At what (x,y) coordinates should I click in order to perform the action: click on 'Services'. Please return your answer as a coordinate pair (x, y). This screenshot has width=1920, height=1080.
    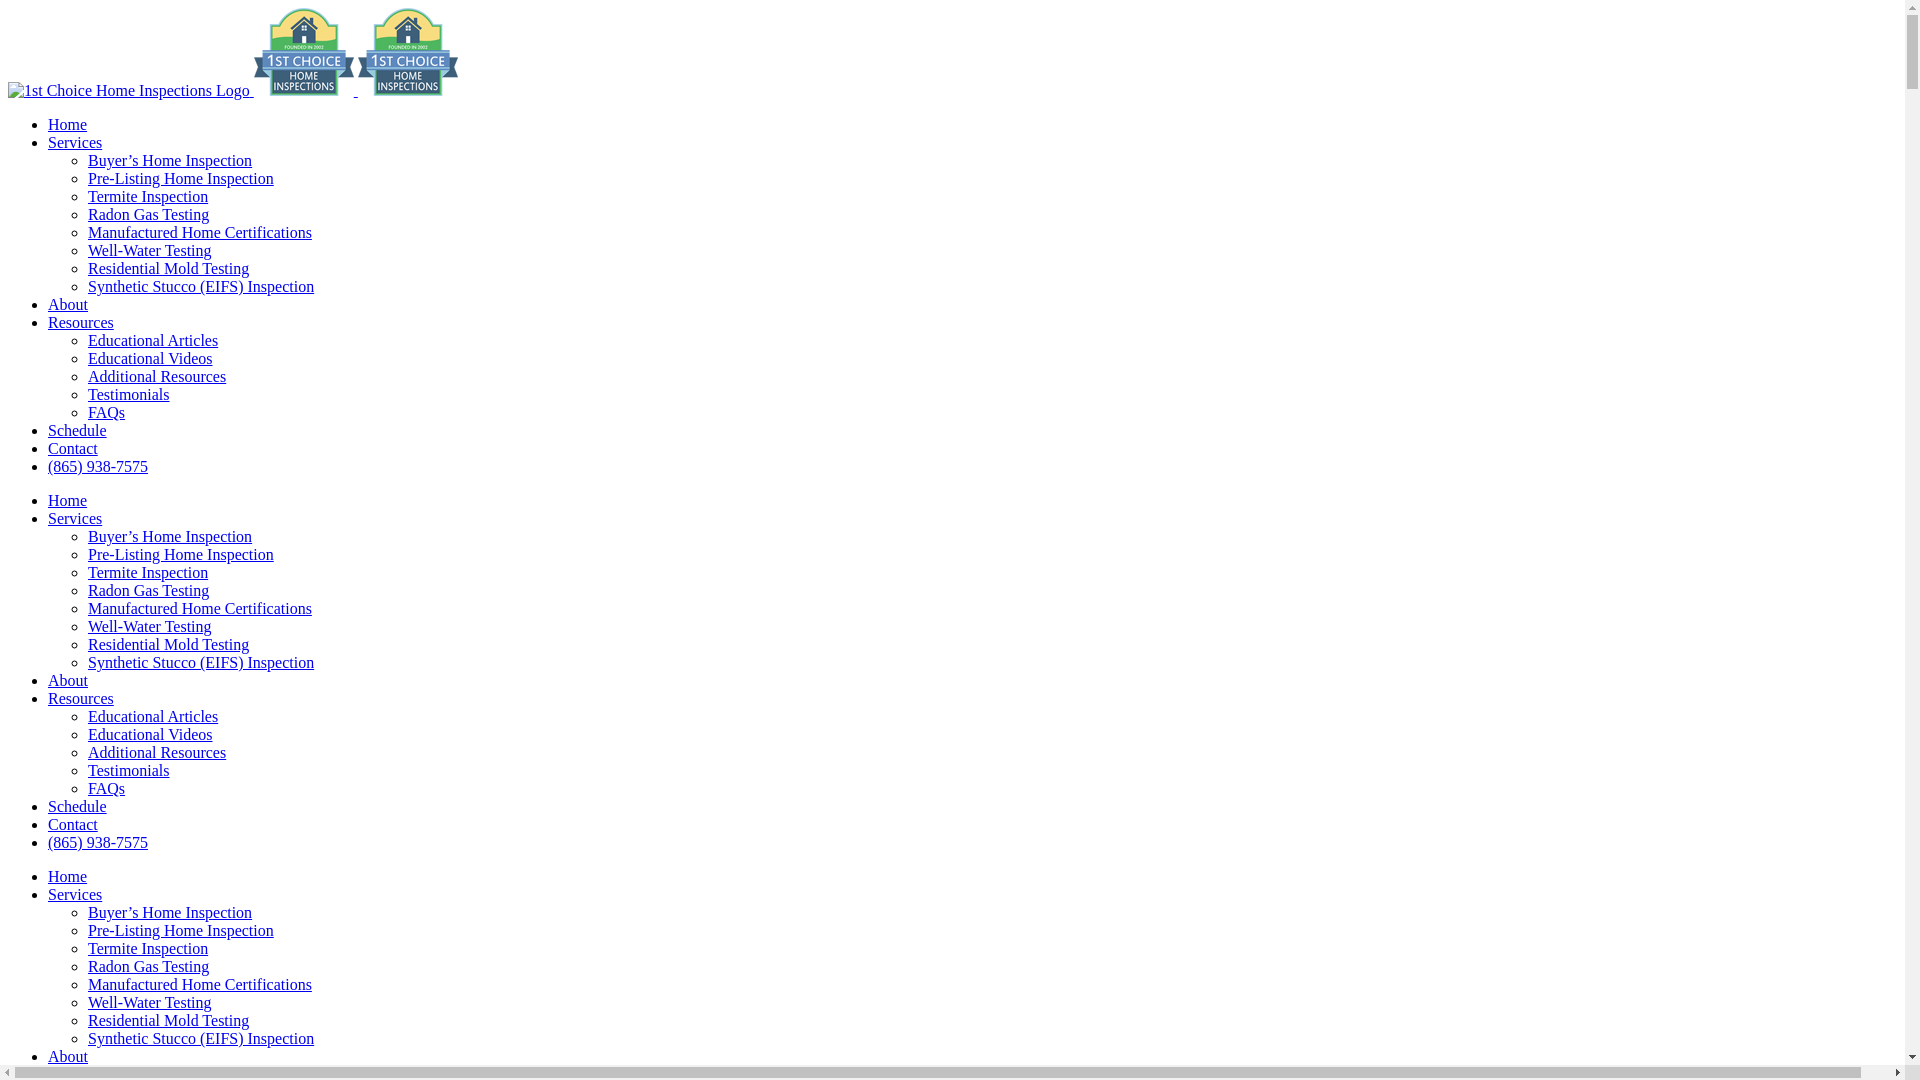
    Looking at the image, I should click on (75, 141).